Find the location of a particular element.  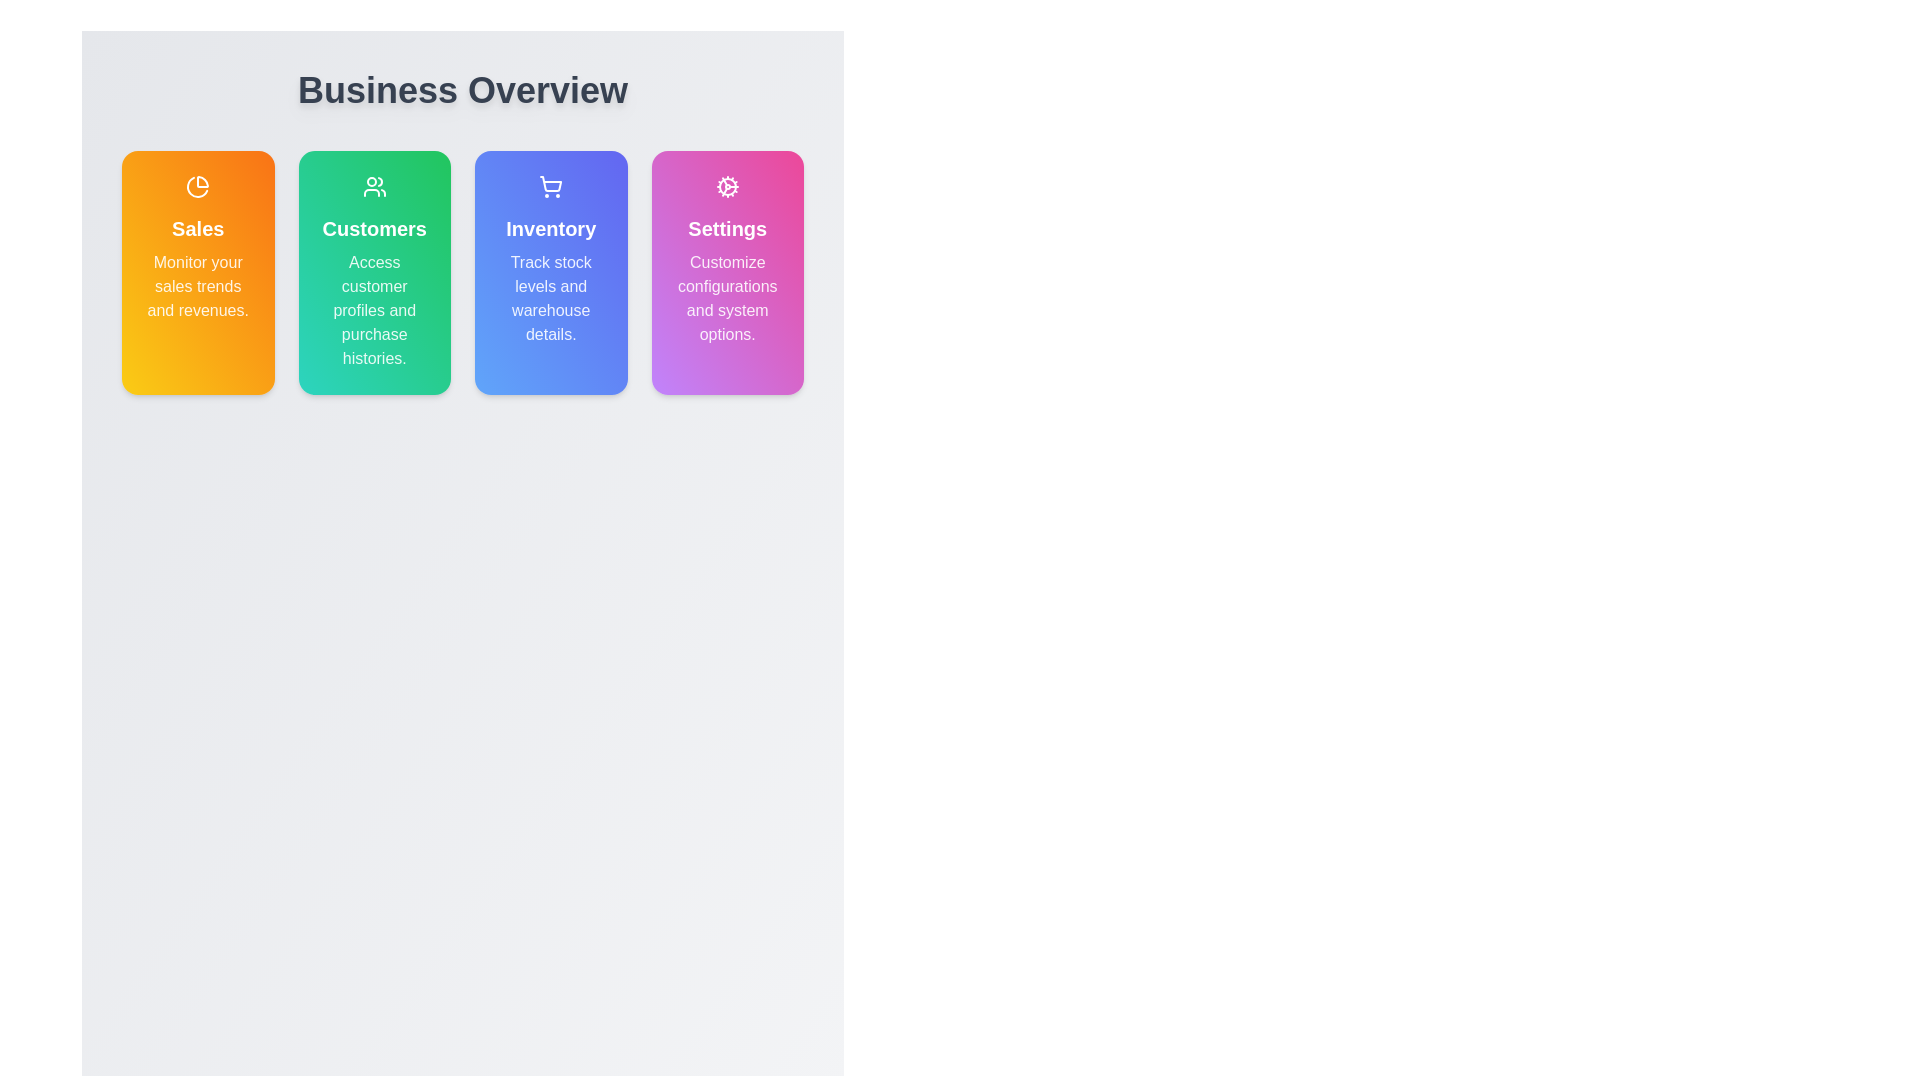

the text block within the green card interface labeled 'Customers', which displays a title in bold white font and a description below it is located at coordinates (374, 273).